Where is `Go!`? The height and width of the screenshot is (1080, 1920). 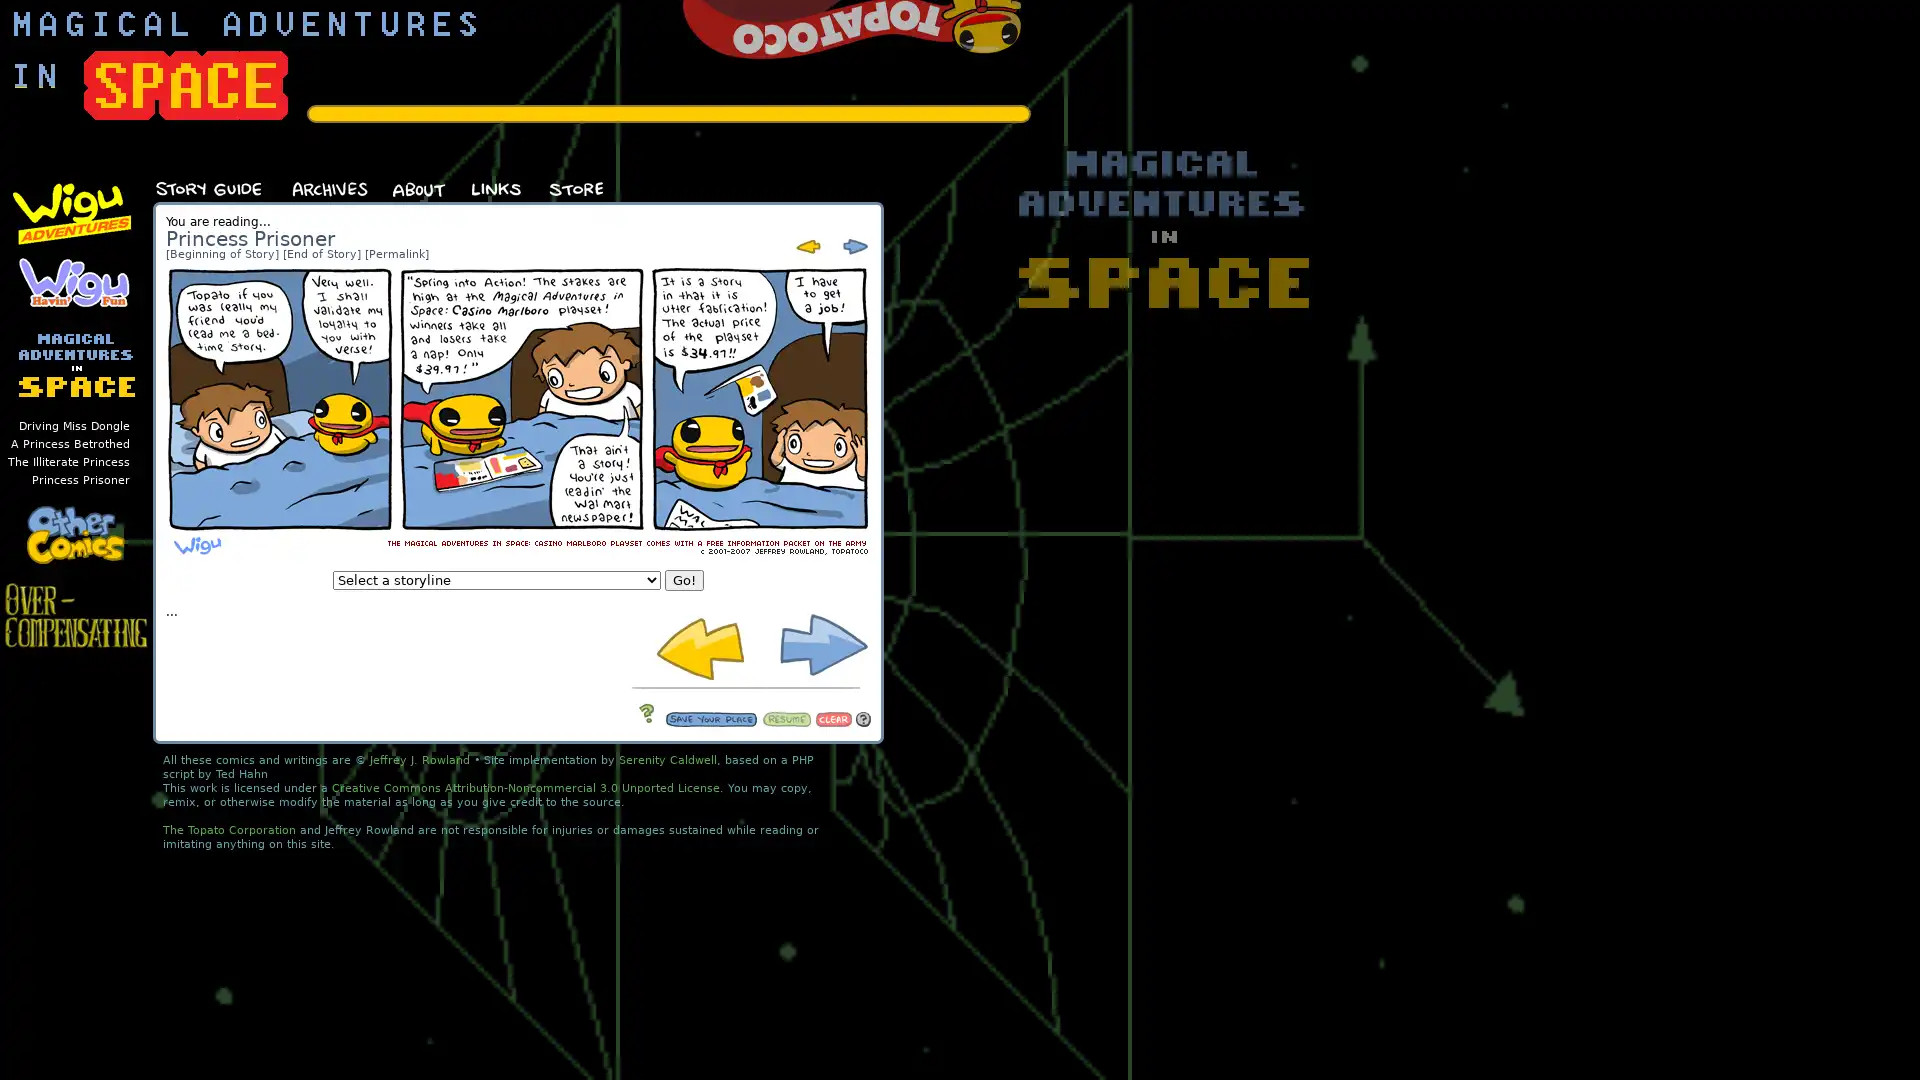
Go! is located at coordinates (684, 580).